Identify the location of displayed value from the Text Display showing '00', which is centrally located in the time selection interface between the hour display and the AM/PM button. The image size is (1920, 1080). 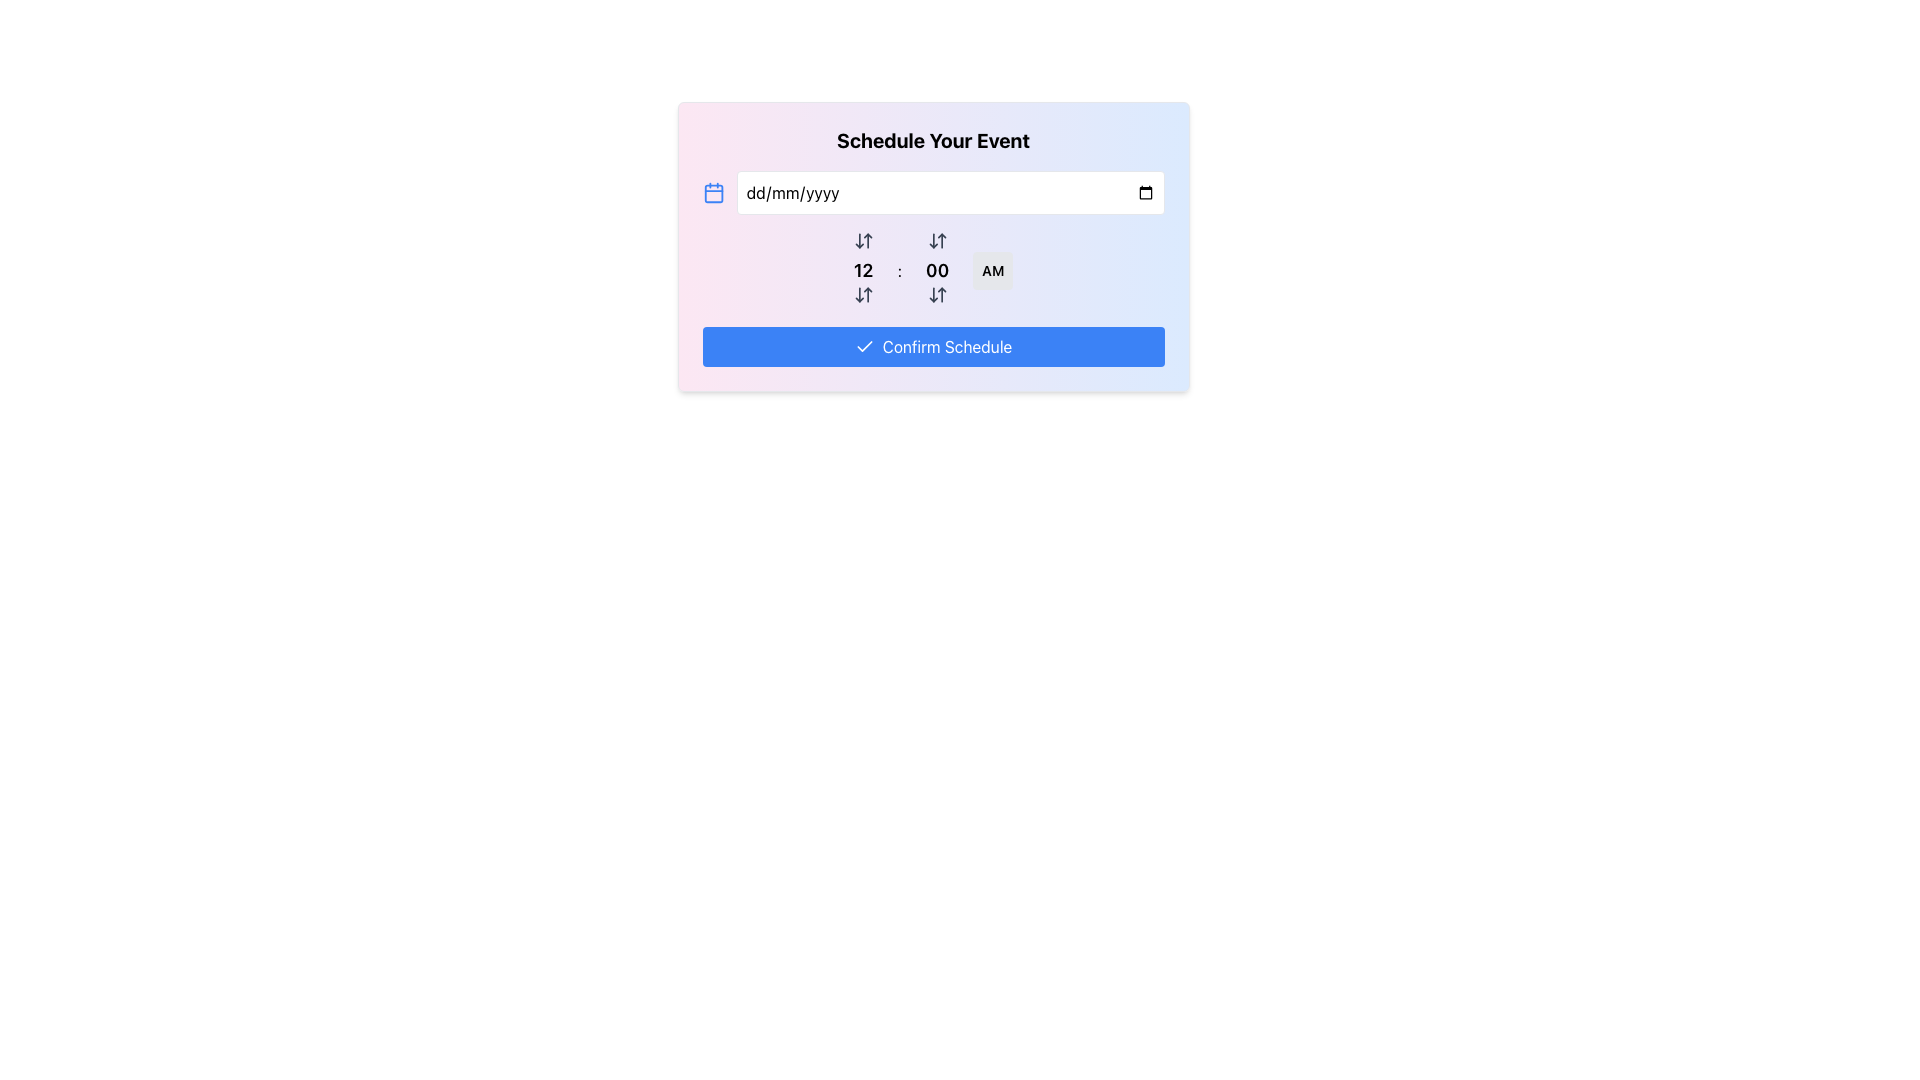
(936, 270).